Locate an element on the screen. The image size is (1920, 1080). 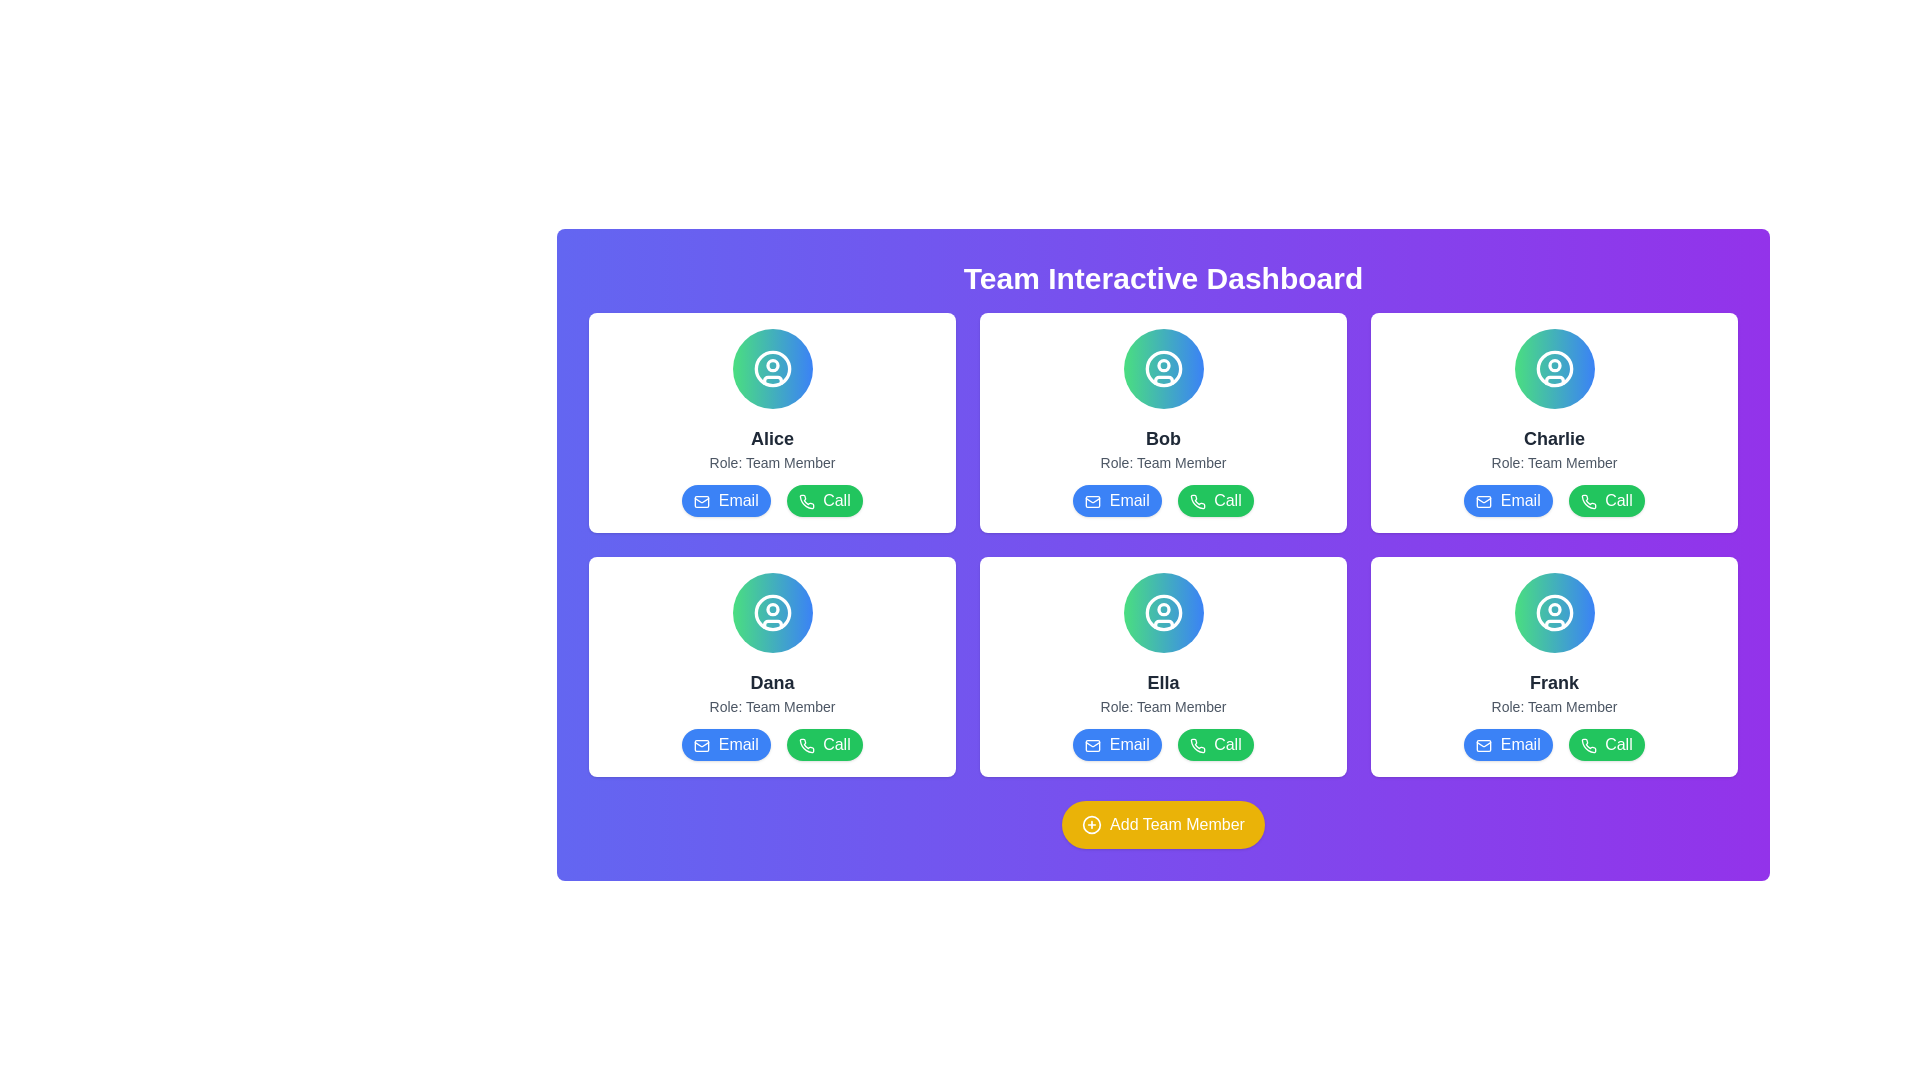
the first 'Email' button associated with the member 'Charlie' is located at coordinates (1508, 500).